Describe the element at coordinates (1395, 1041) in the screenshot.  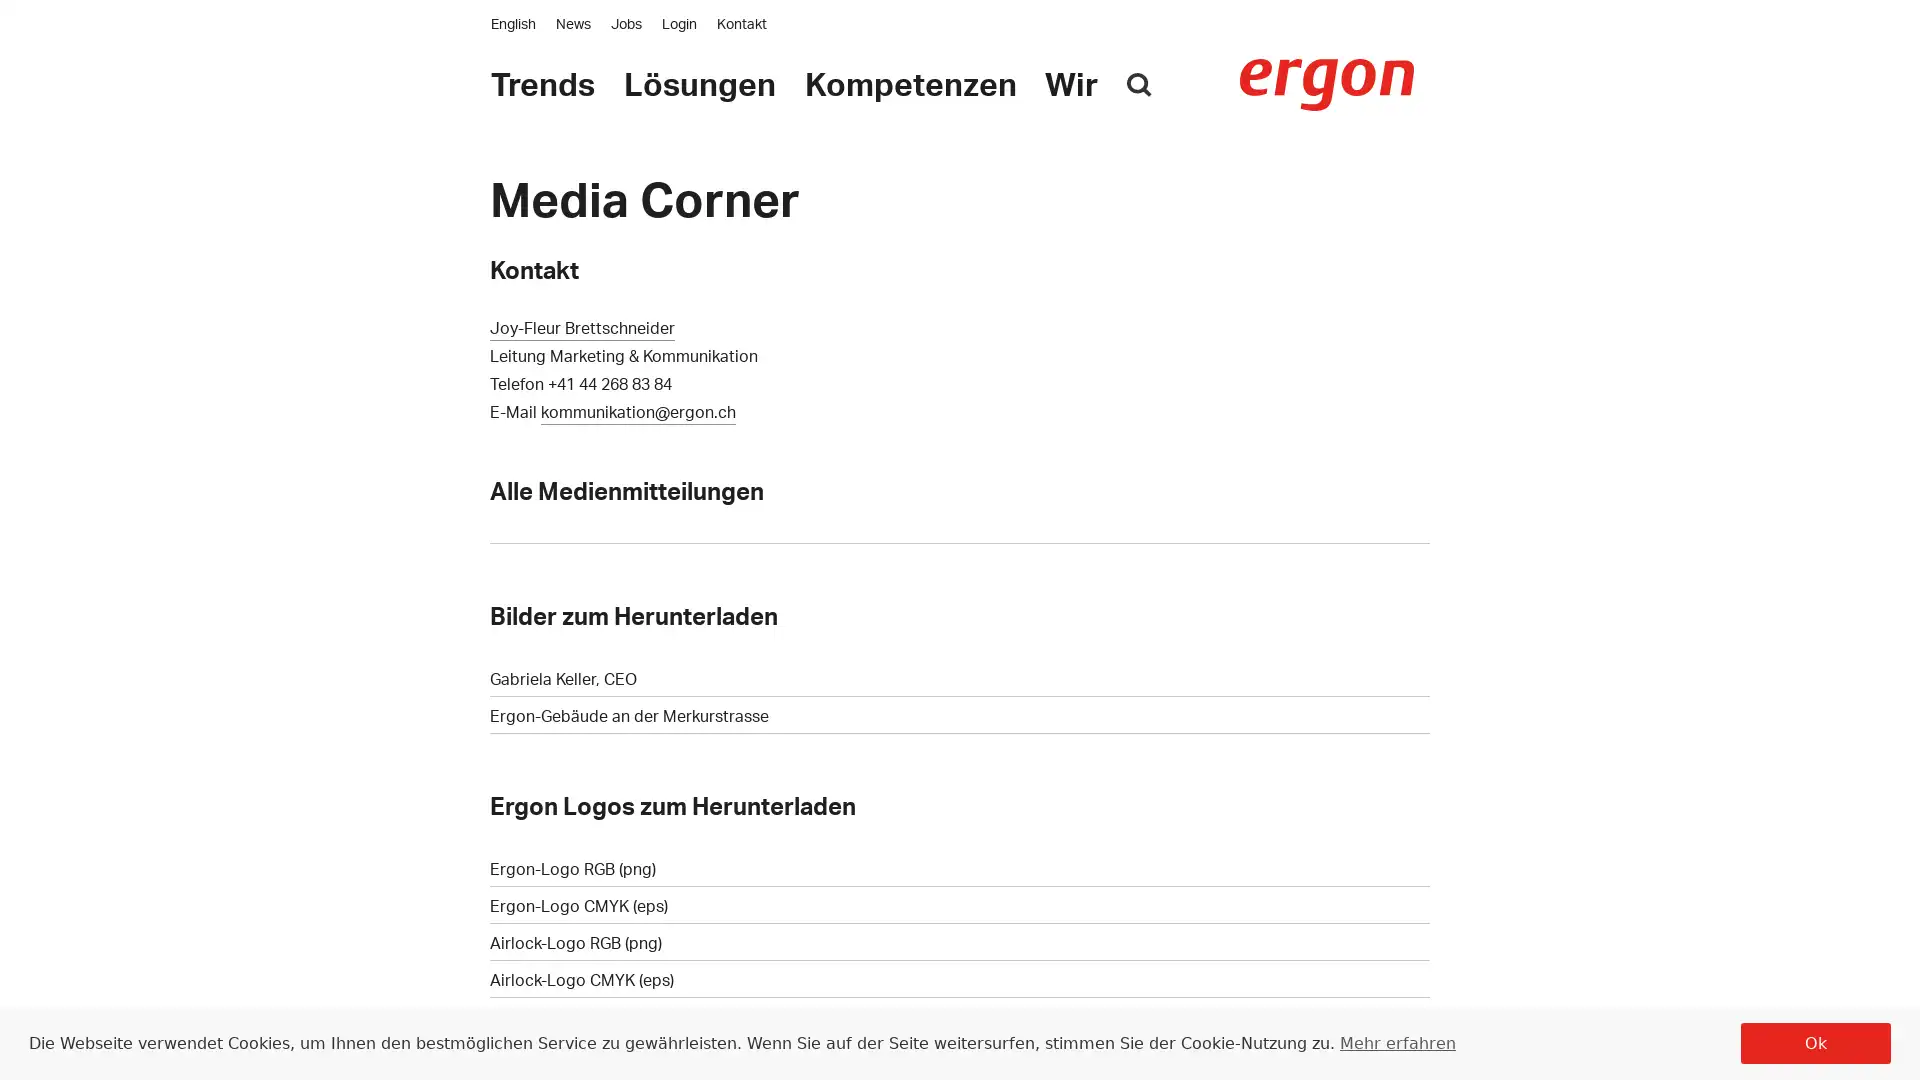
I see `learn more about cookies` at that location.